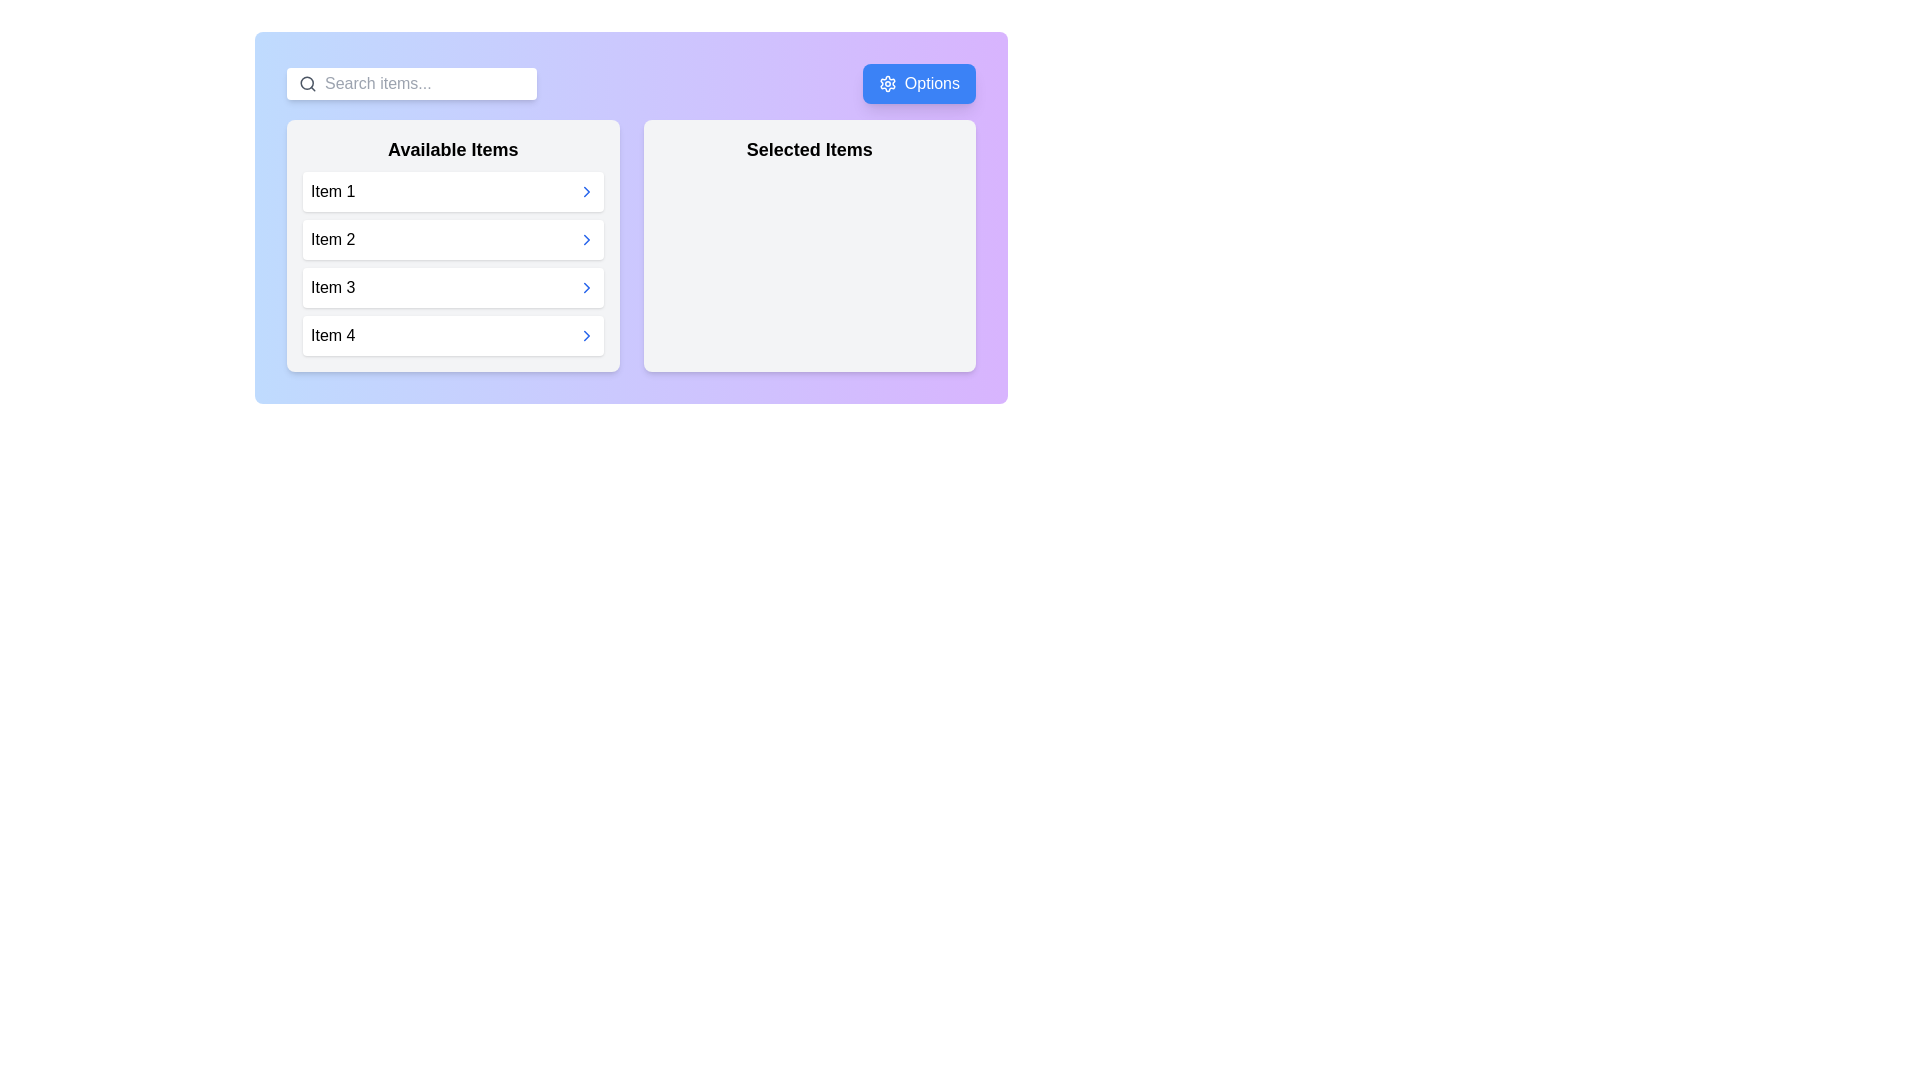  What do you see at coordinates (585, 334) in the screenshot?
I see `right arrow button next to Item 4 in the 'Available Items' list to move it to the 'Selected Items' list` at bounding box center [585, 334].